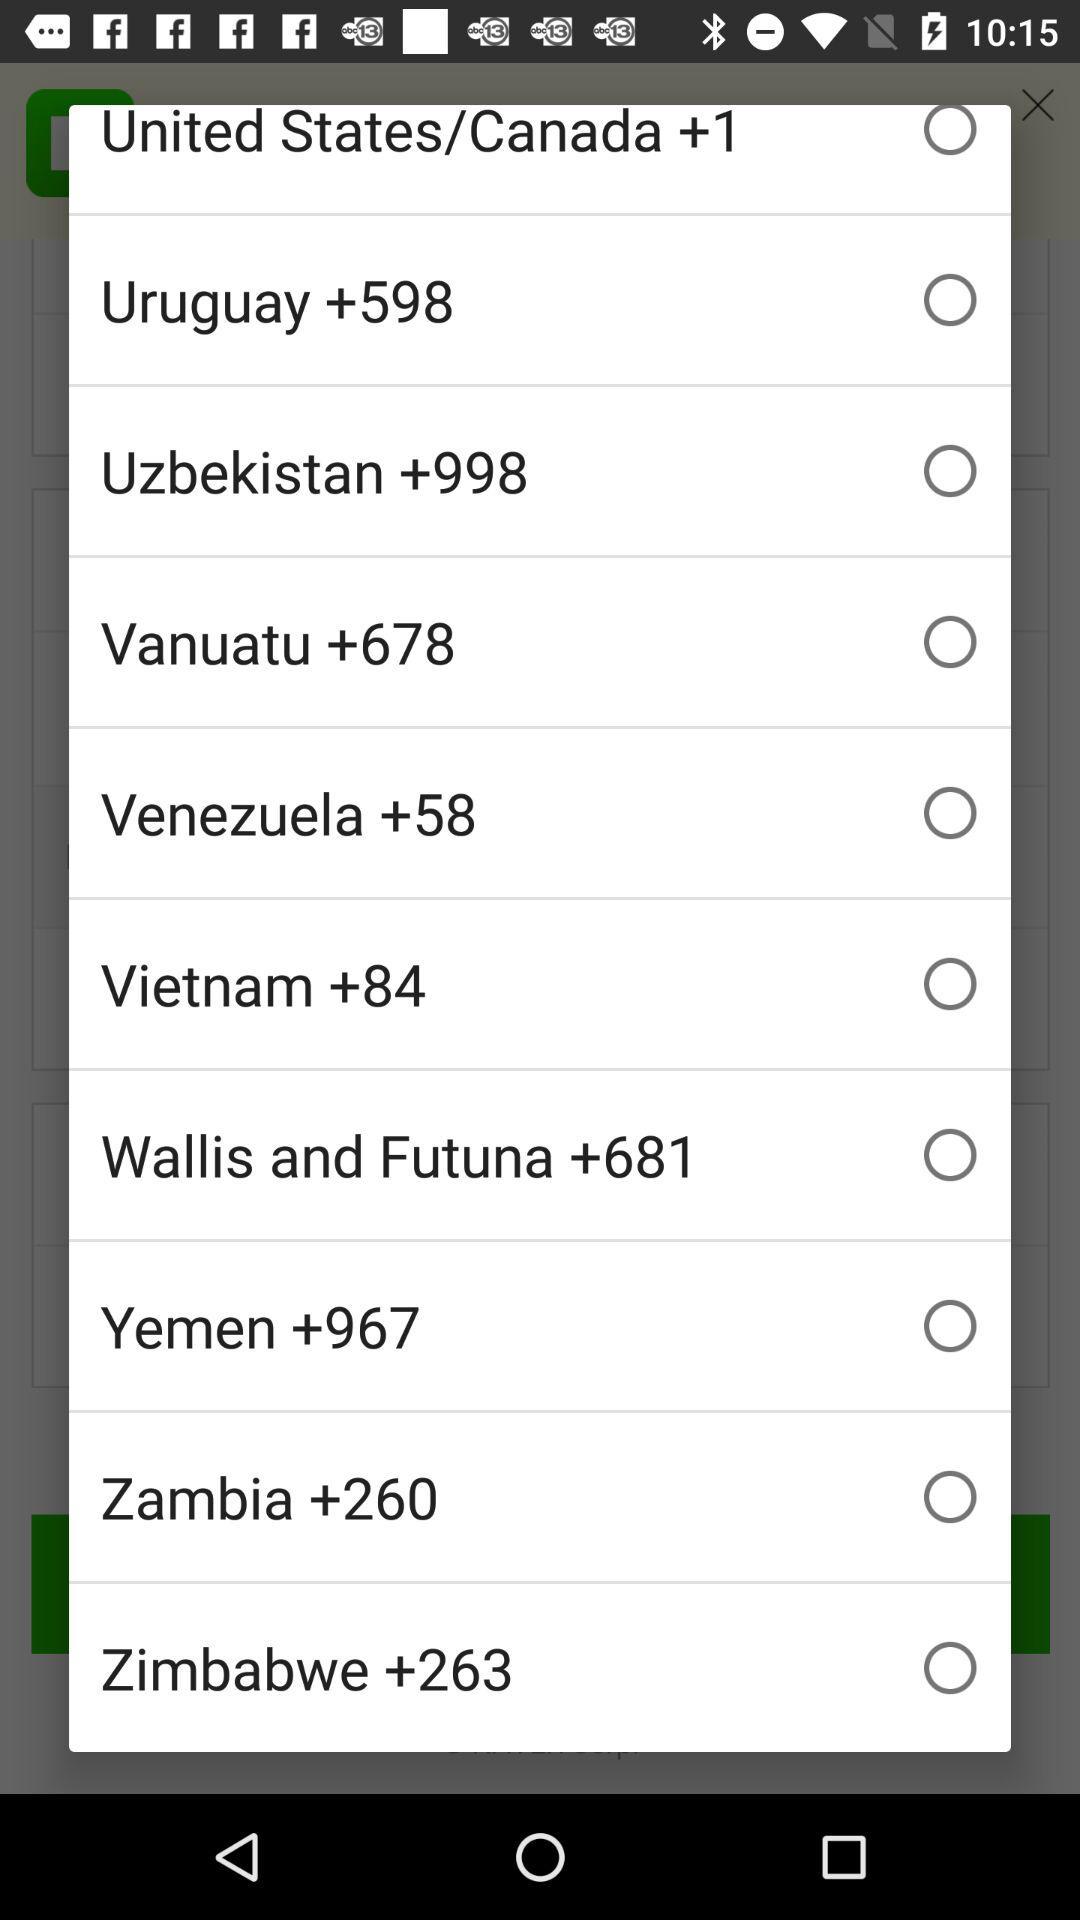 The width and height of the screenshot is (1080, 1920). Describe the element at coordinates (540, 1325) in the screenshot. I see `item below wallis and futuna item` at that location.